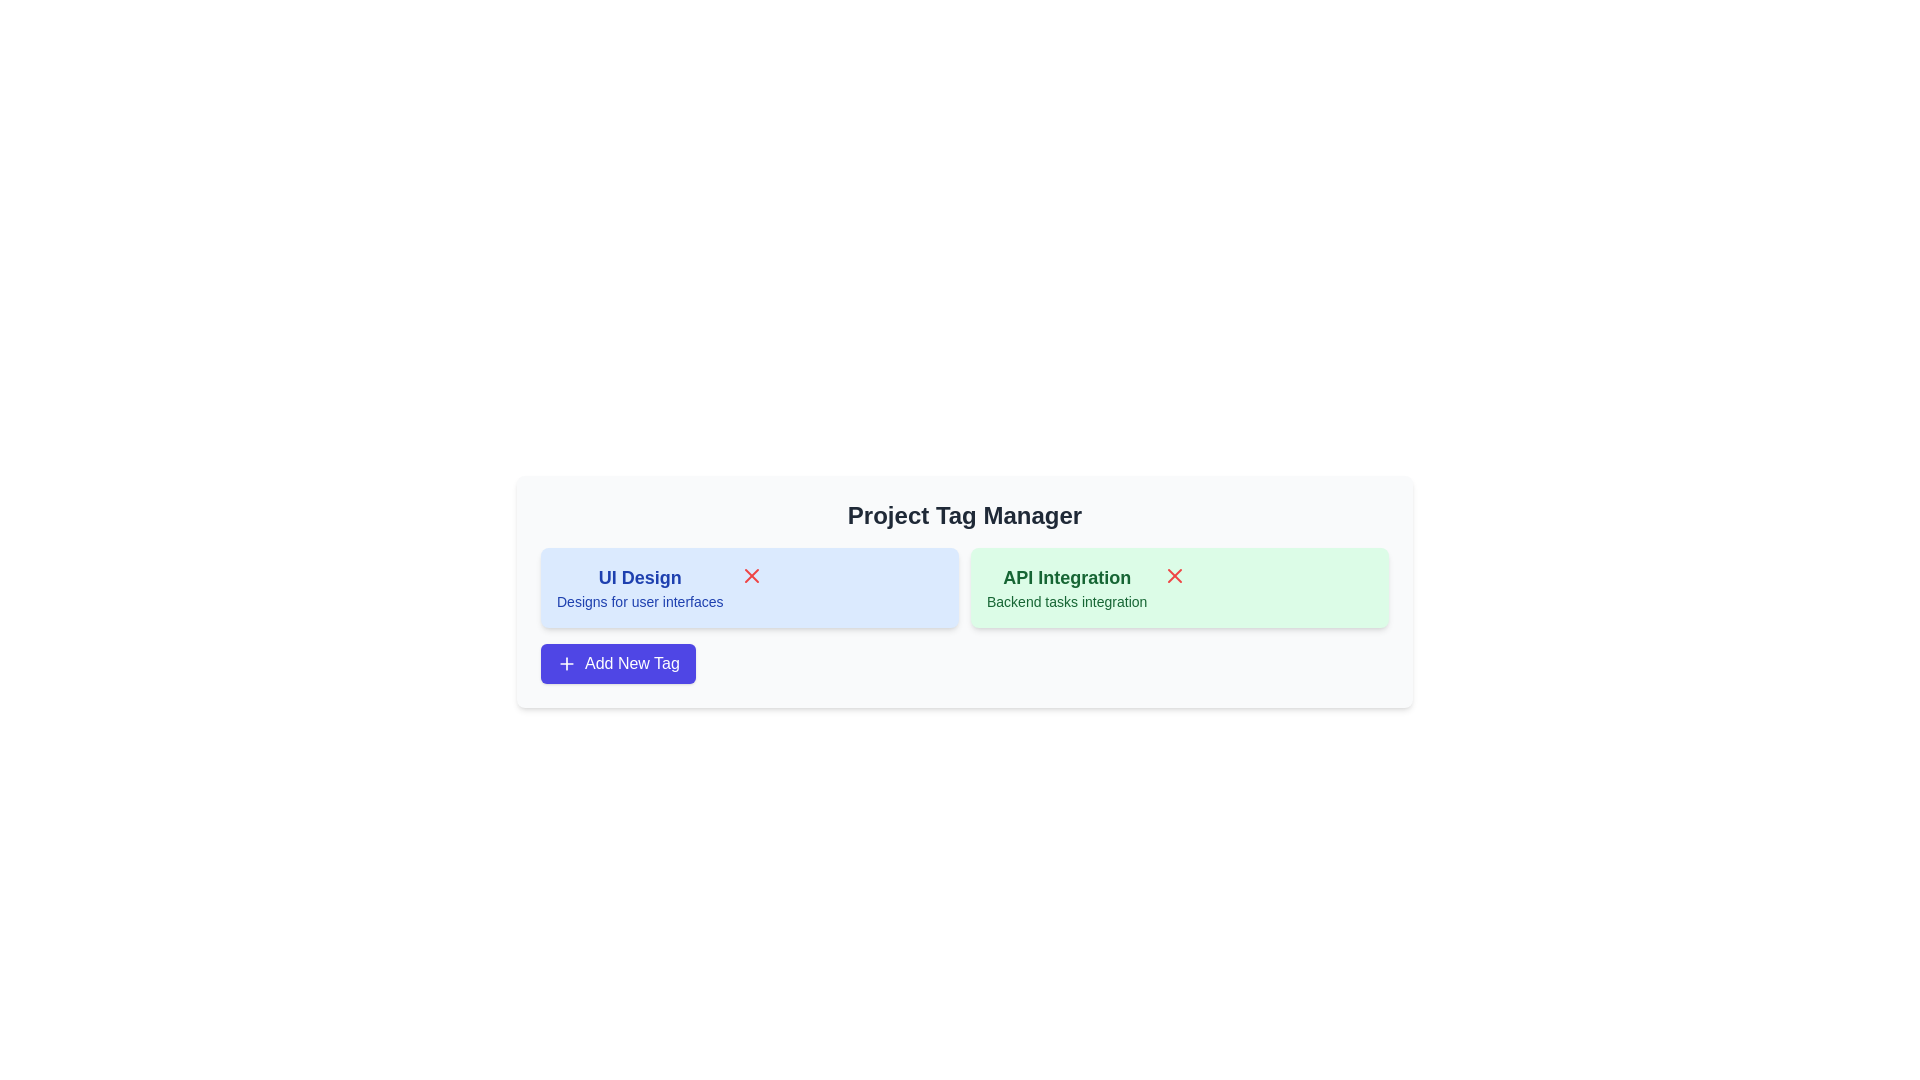 This screenshot has height=1080, width=1920. I want to click on the delete button located in the top-right corner of the 'API Integration' card to observe hover effects, so click(1175, 575).